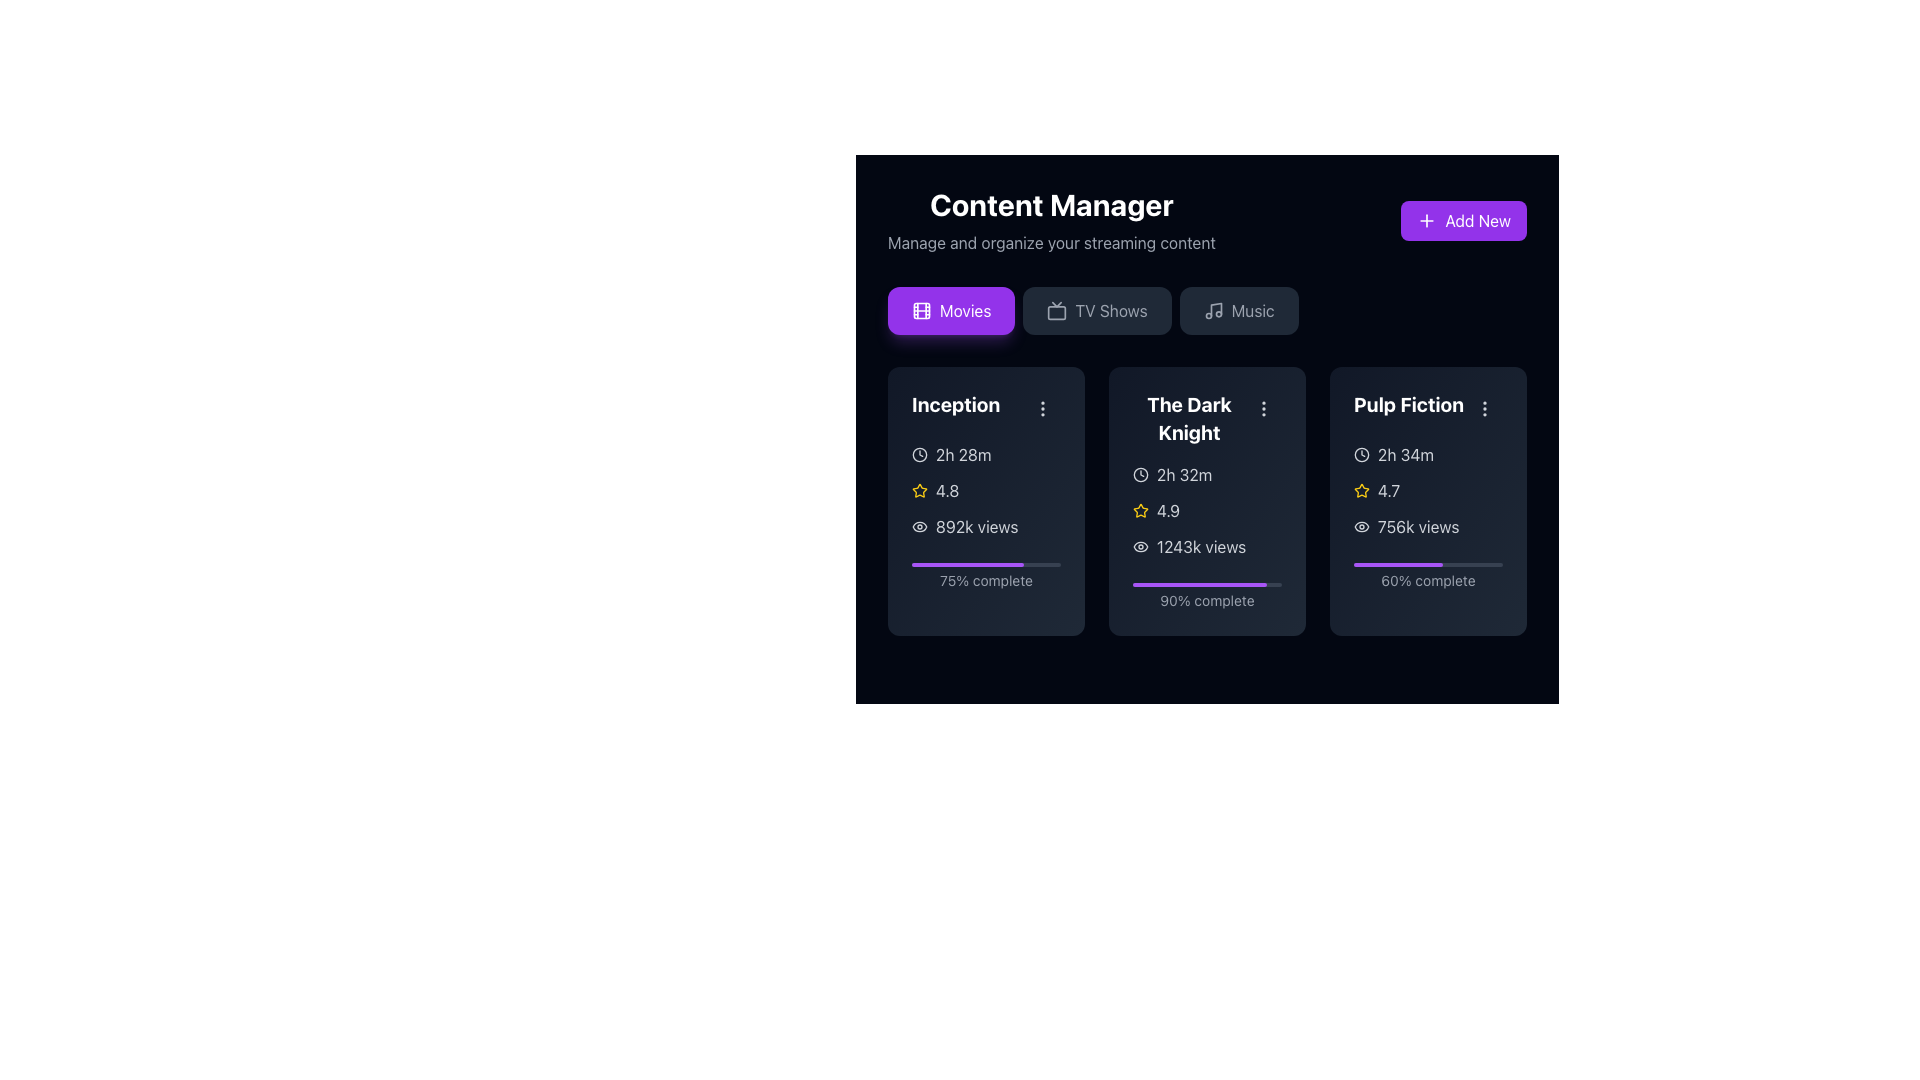 The image size is (1920, 1080). What do you see at coordinates (986, 581) in the screenshot?
I see `displayed text of the text label showing '75% complete', which is located below the purple progress bar in the leftmost card labeled 'Inception'` at bounding box center [986, 581].